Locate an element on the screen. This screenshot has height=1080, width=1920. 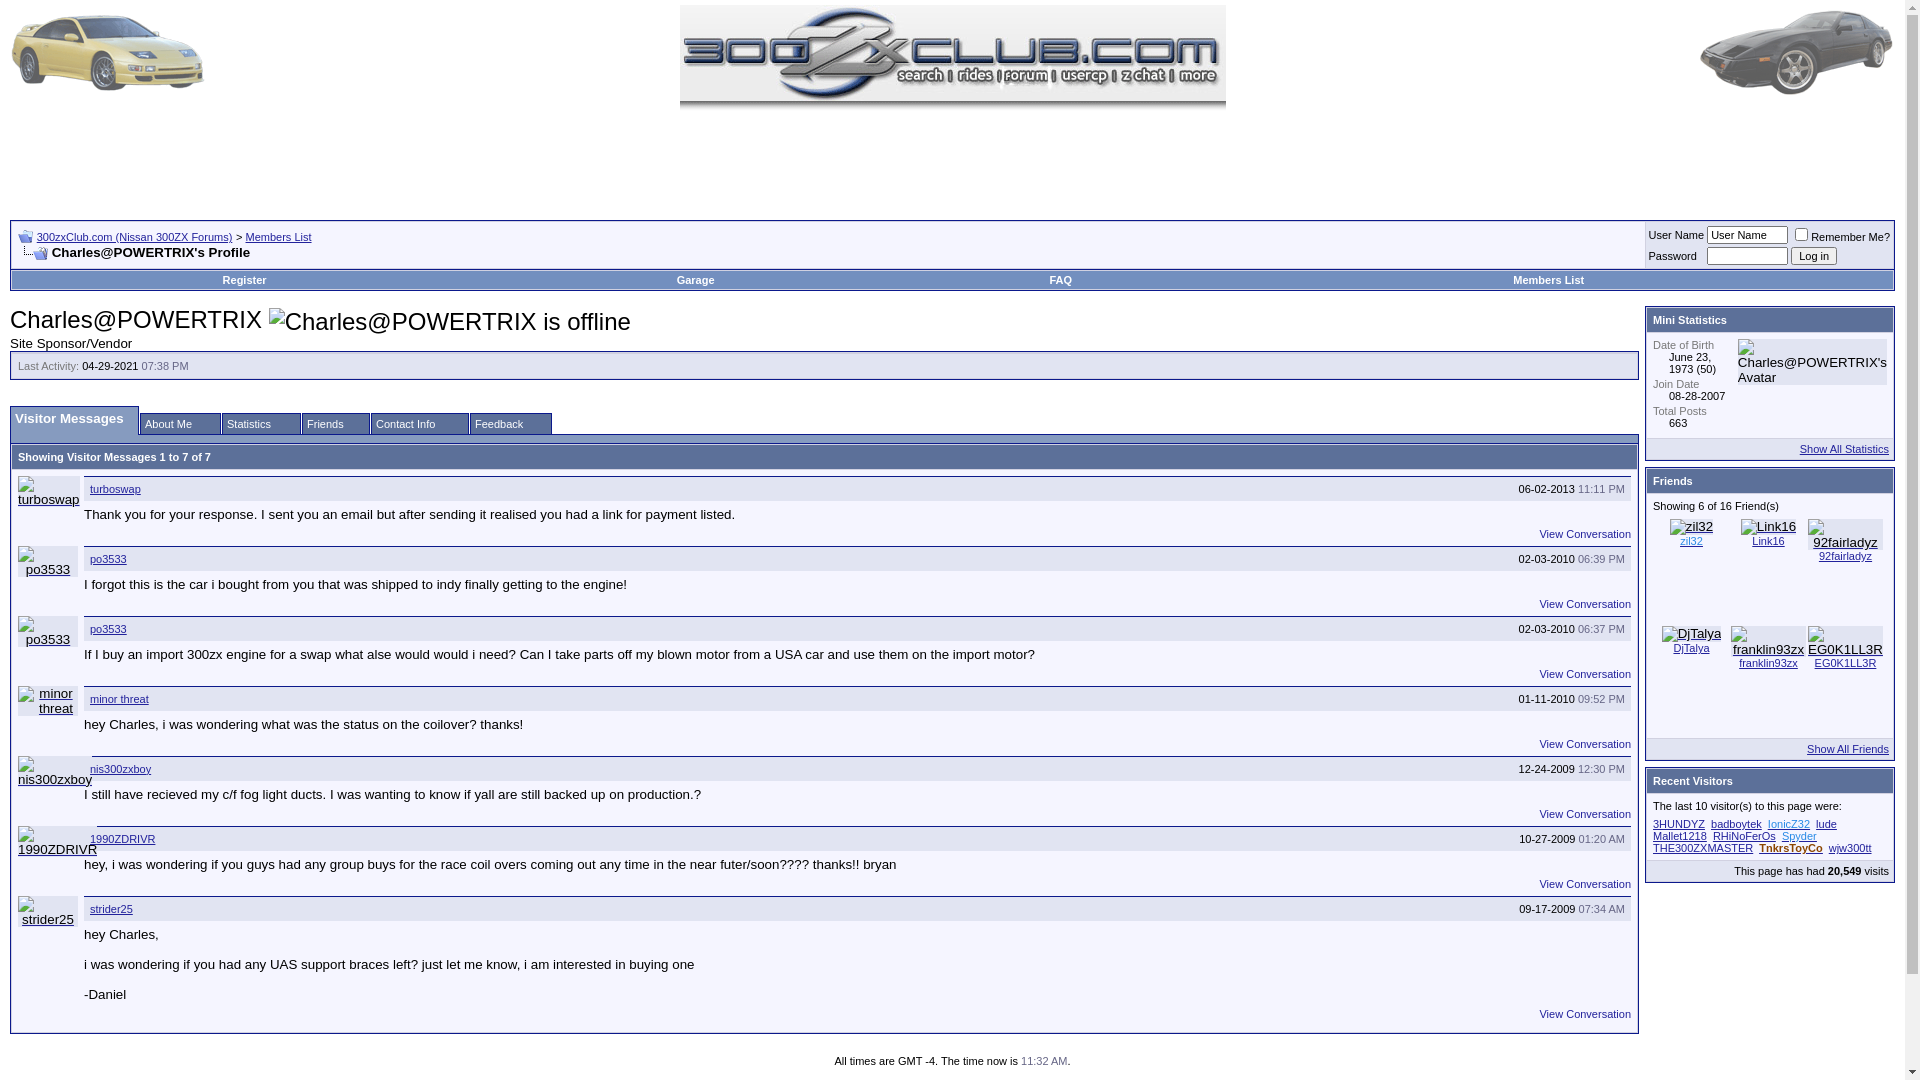
'FAQ' is located at coordinates (1059, 280).